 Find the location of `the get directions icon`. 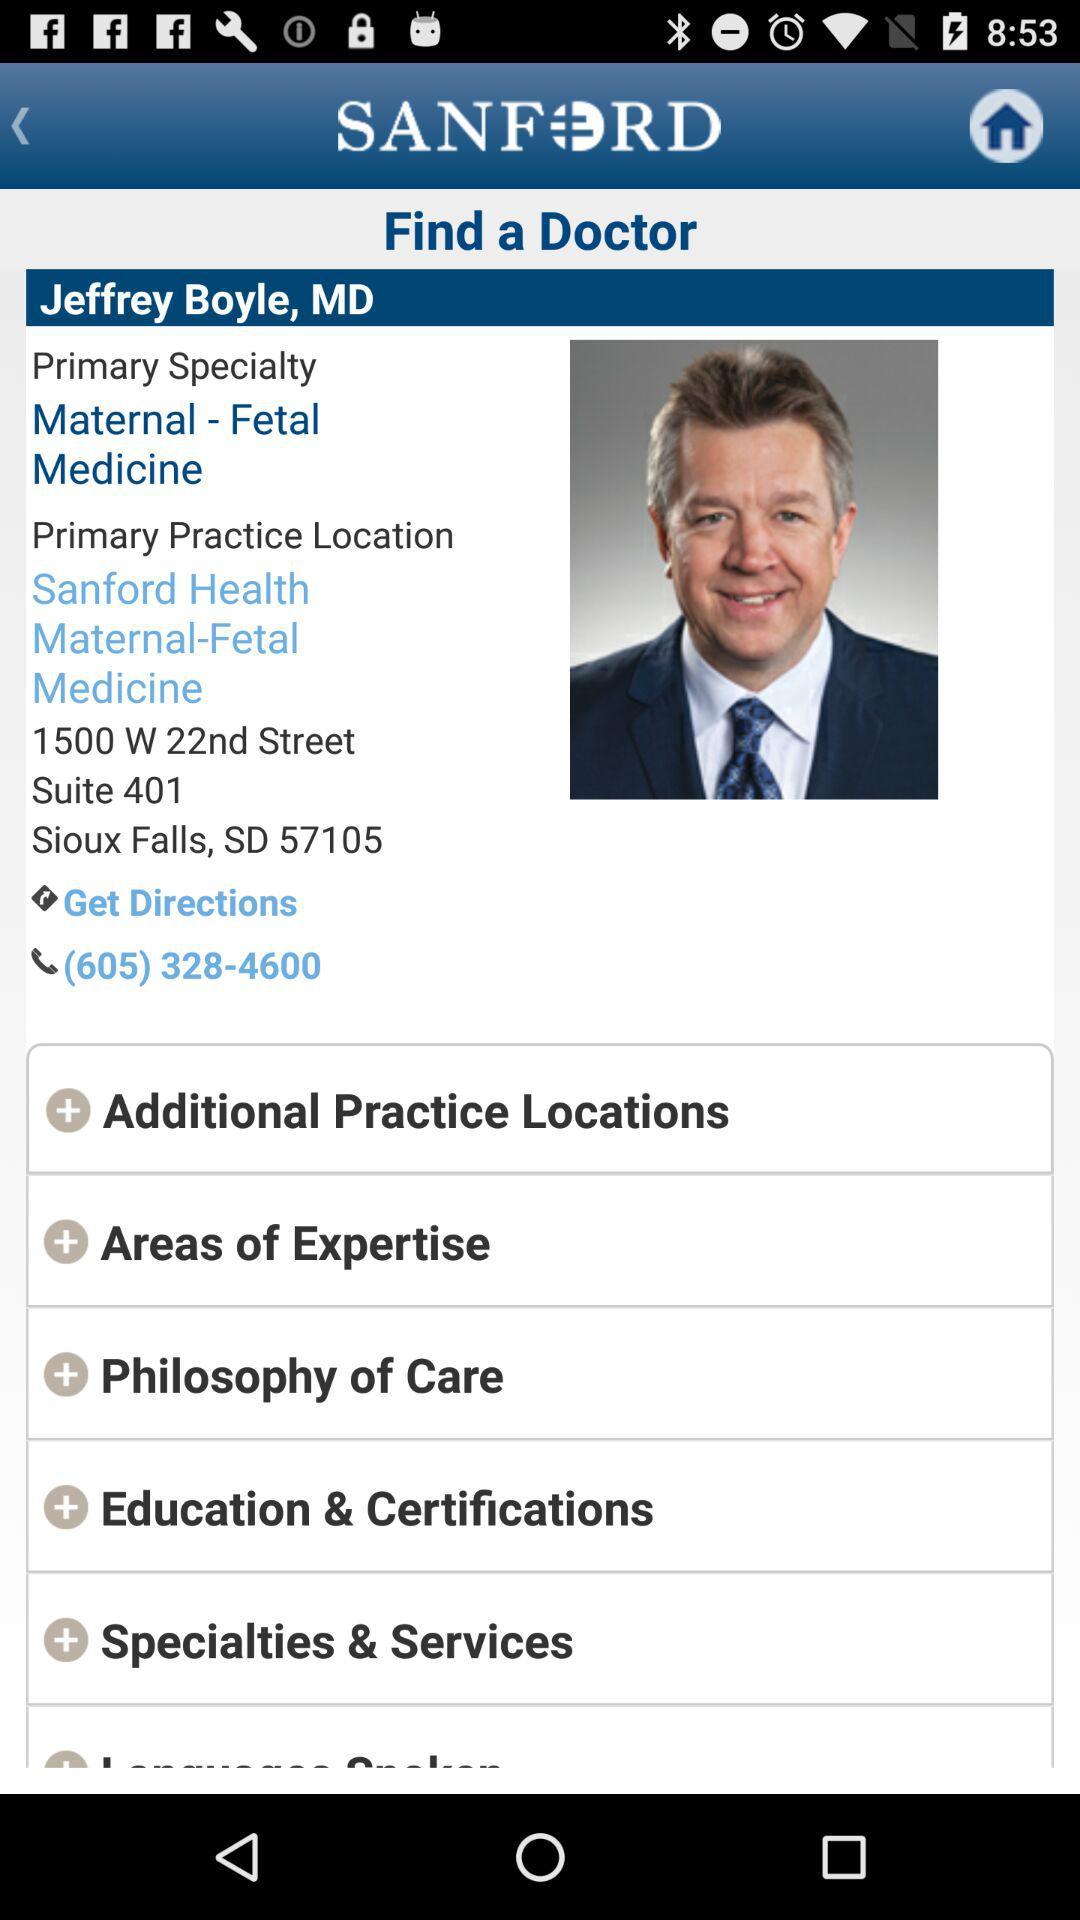

the get directions icon is located at coordinates (257, 900).